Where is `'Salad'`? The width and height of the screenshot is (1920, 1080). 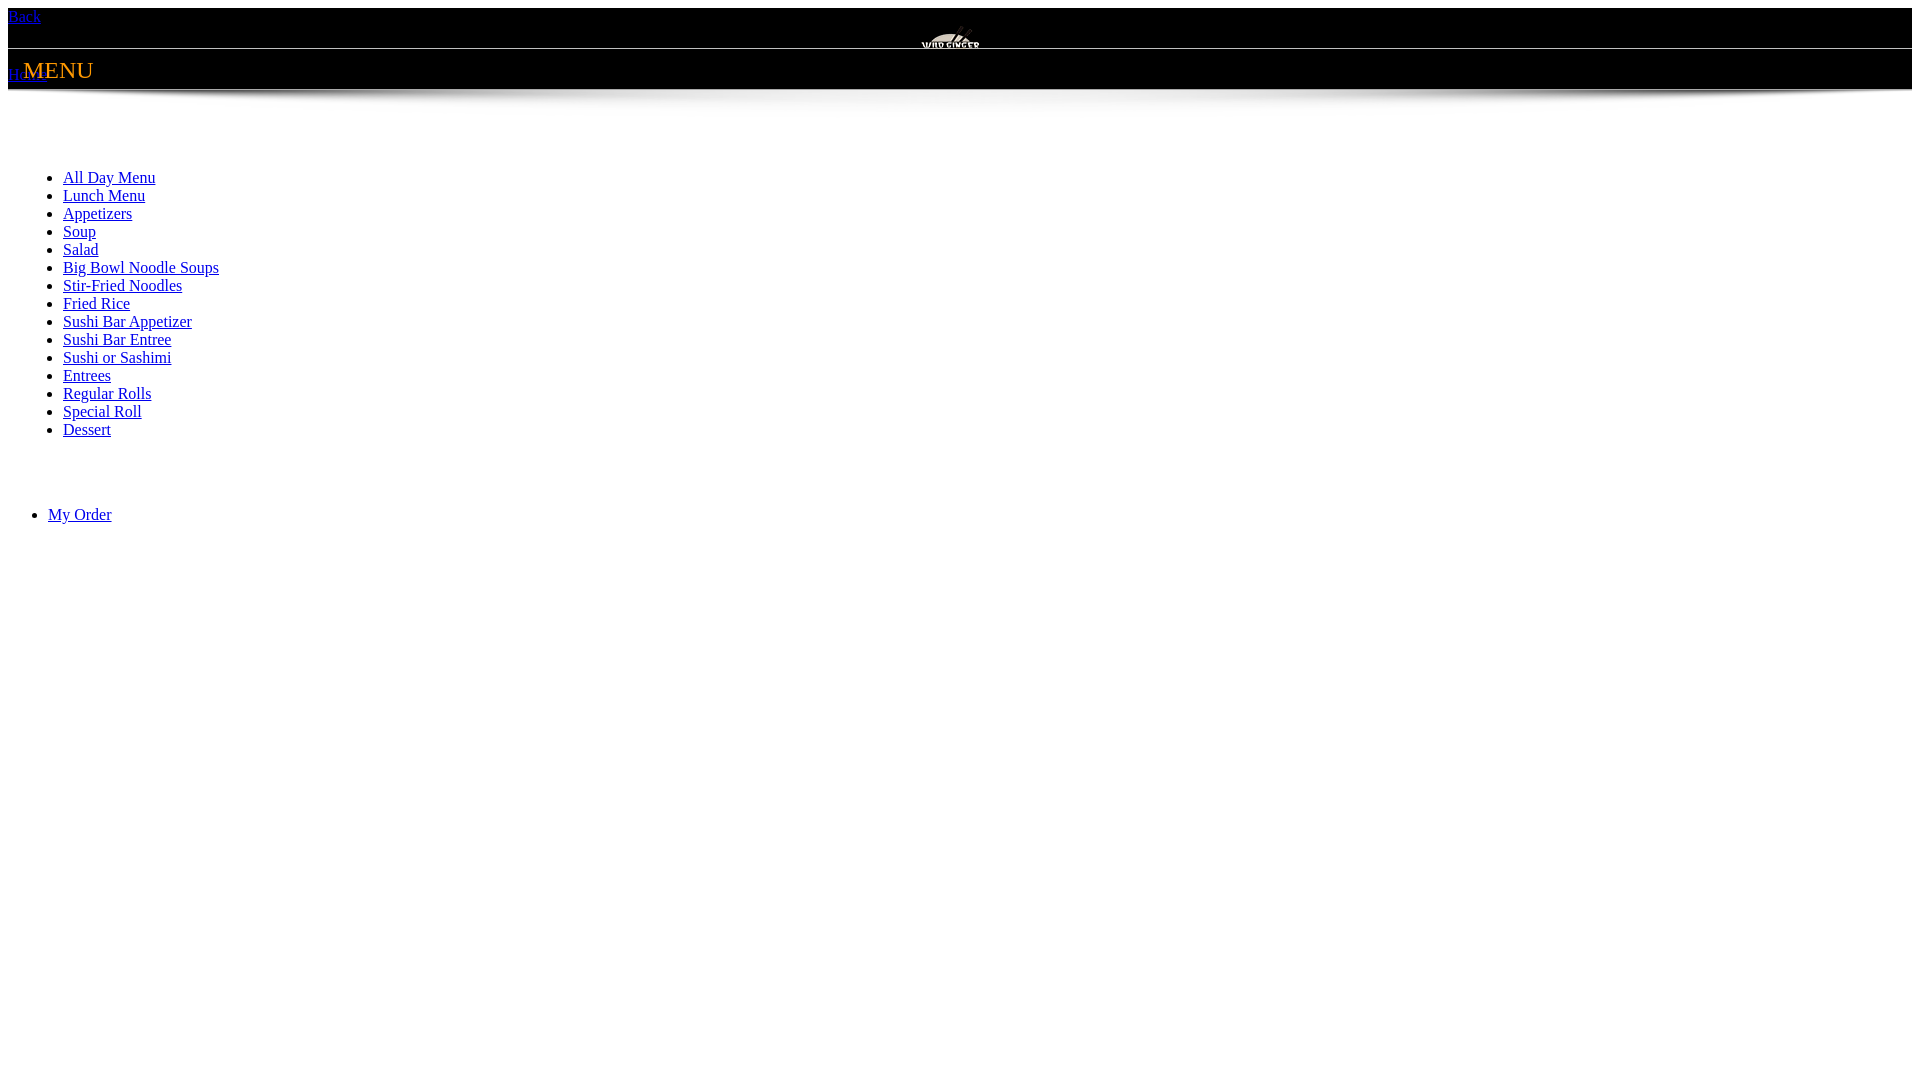 'Salad' is located at coordinates (80, 248).